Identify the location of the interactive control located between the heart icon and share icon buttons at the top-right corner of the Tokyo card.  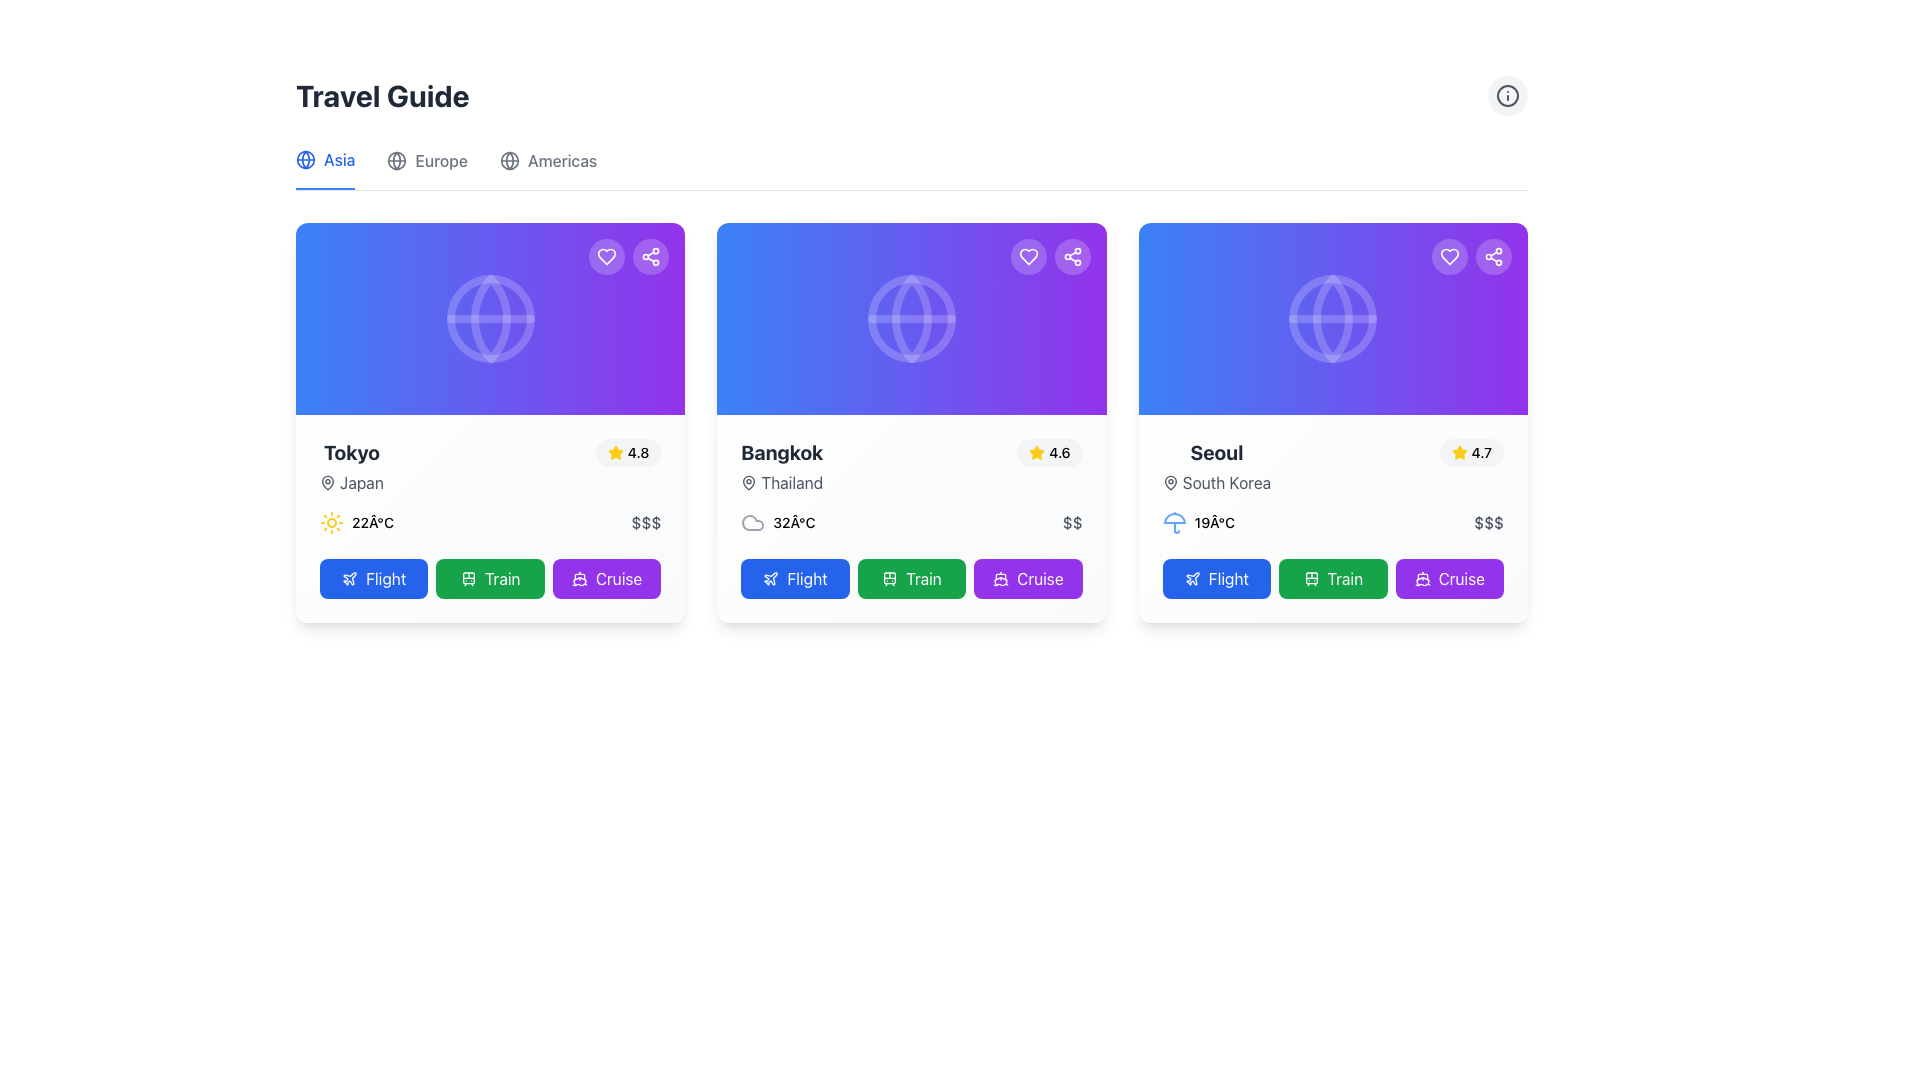
(628, 256).